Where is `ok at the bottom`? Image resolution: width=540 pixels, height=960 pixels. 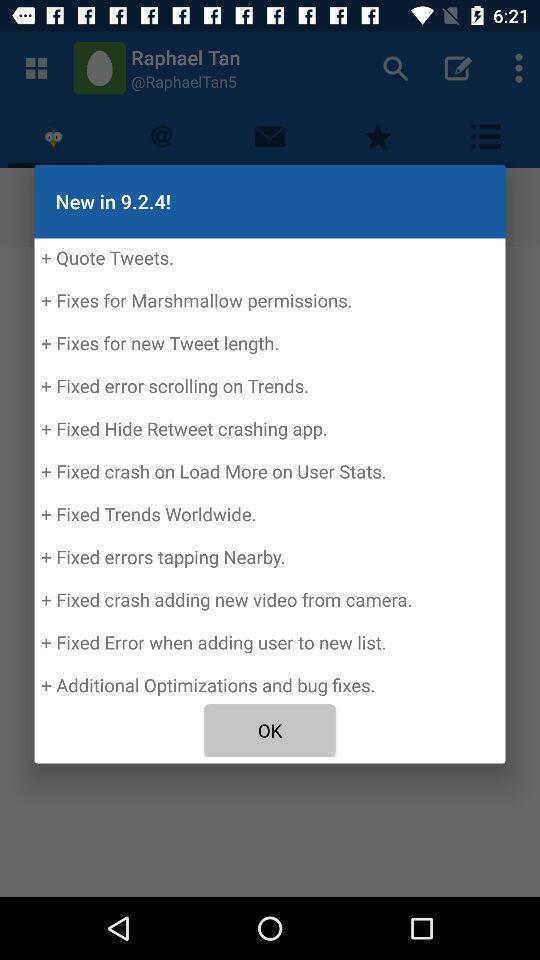 ok at the bottom is located at coordinates (270, 729).